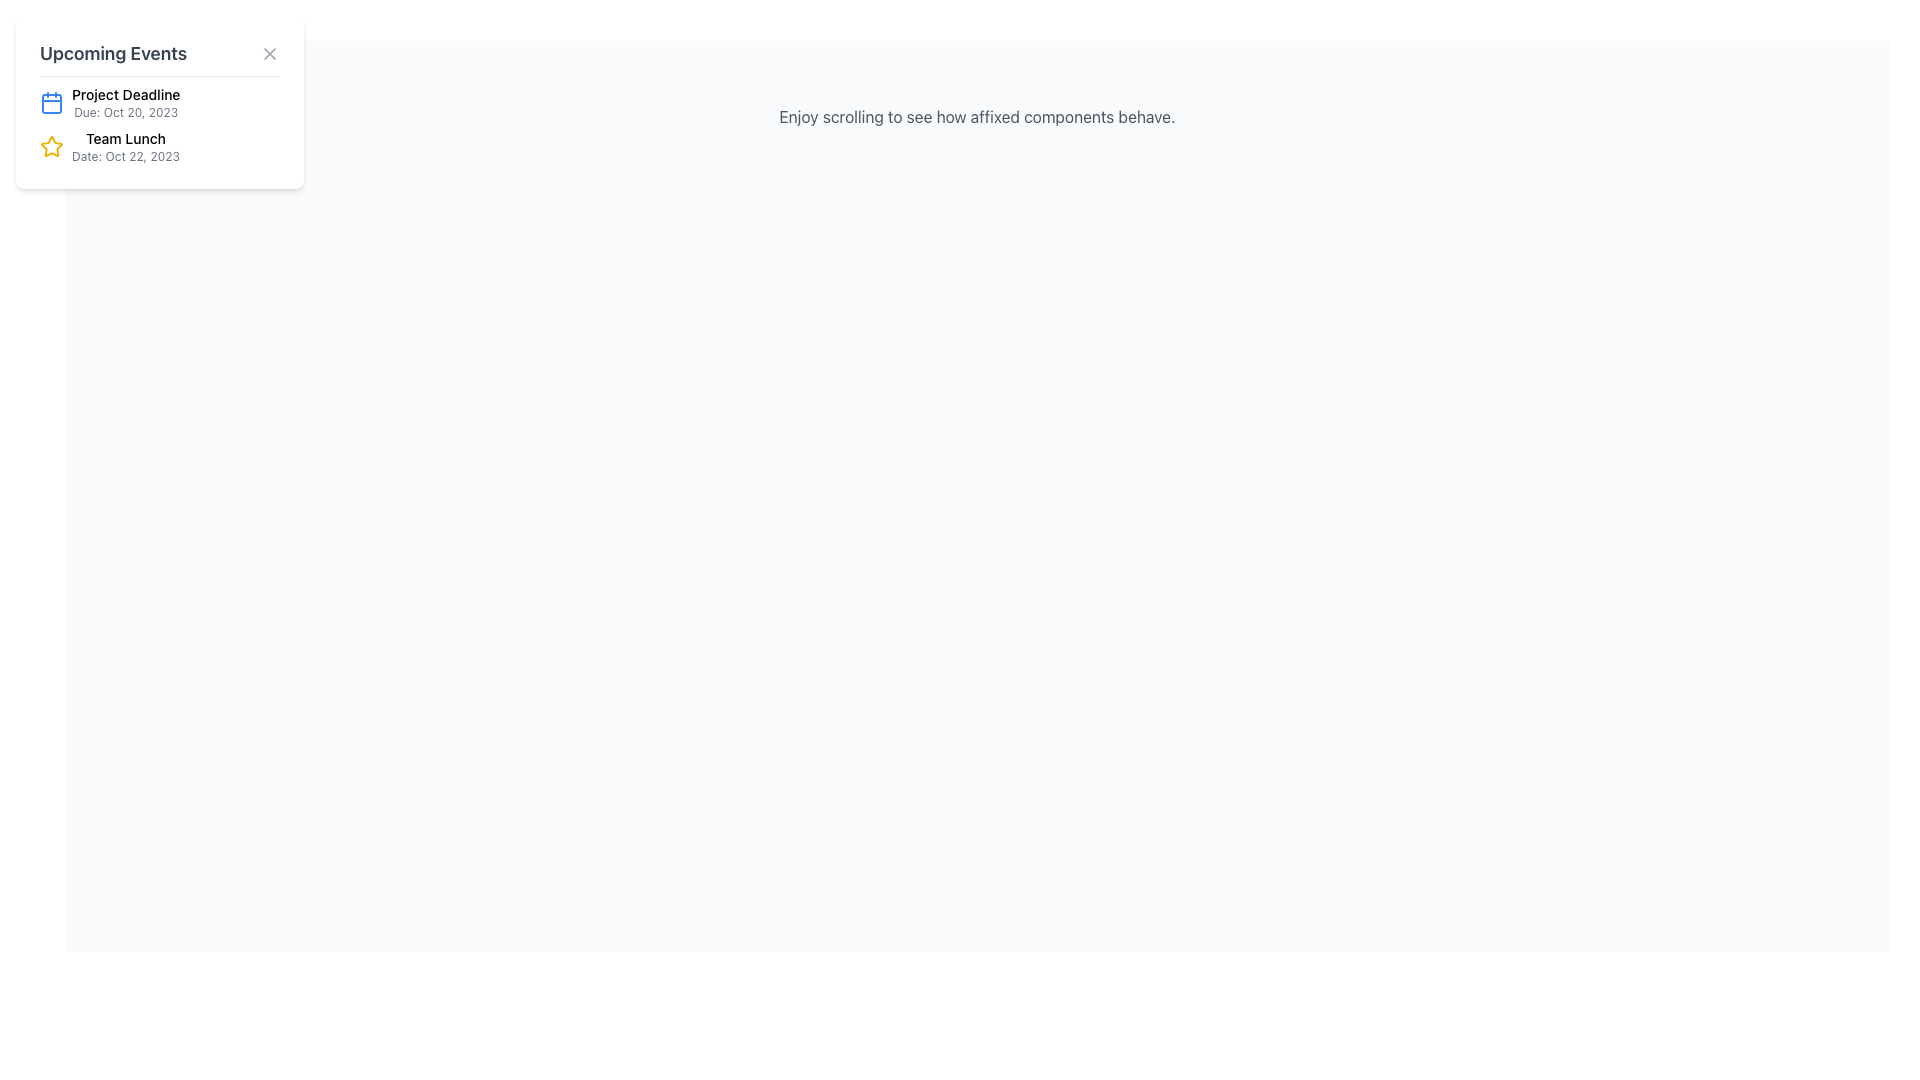  I want to click on second entry in the list of events, which features a star icon, labeled 'Team Lunch', with details 'Date: Oct 22, 2023', so click(158, 124).